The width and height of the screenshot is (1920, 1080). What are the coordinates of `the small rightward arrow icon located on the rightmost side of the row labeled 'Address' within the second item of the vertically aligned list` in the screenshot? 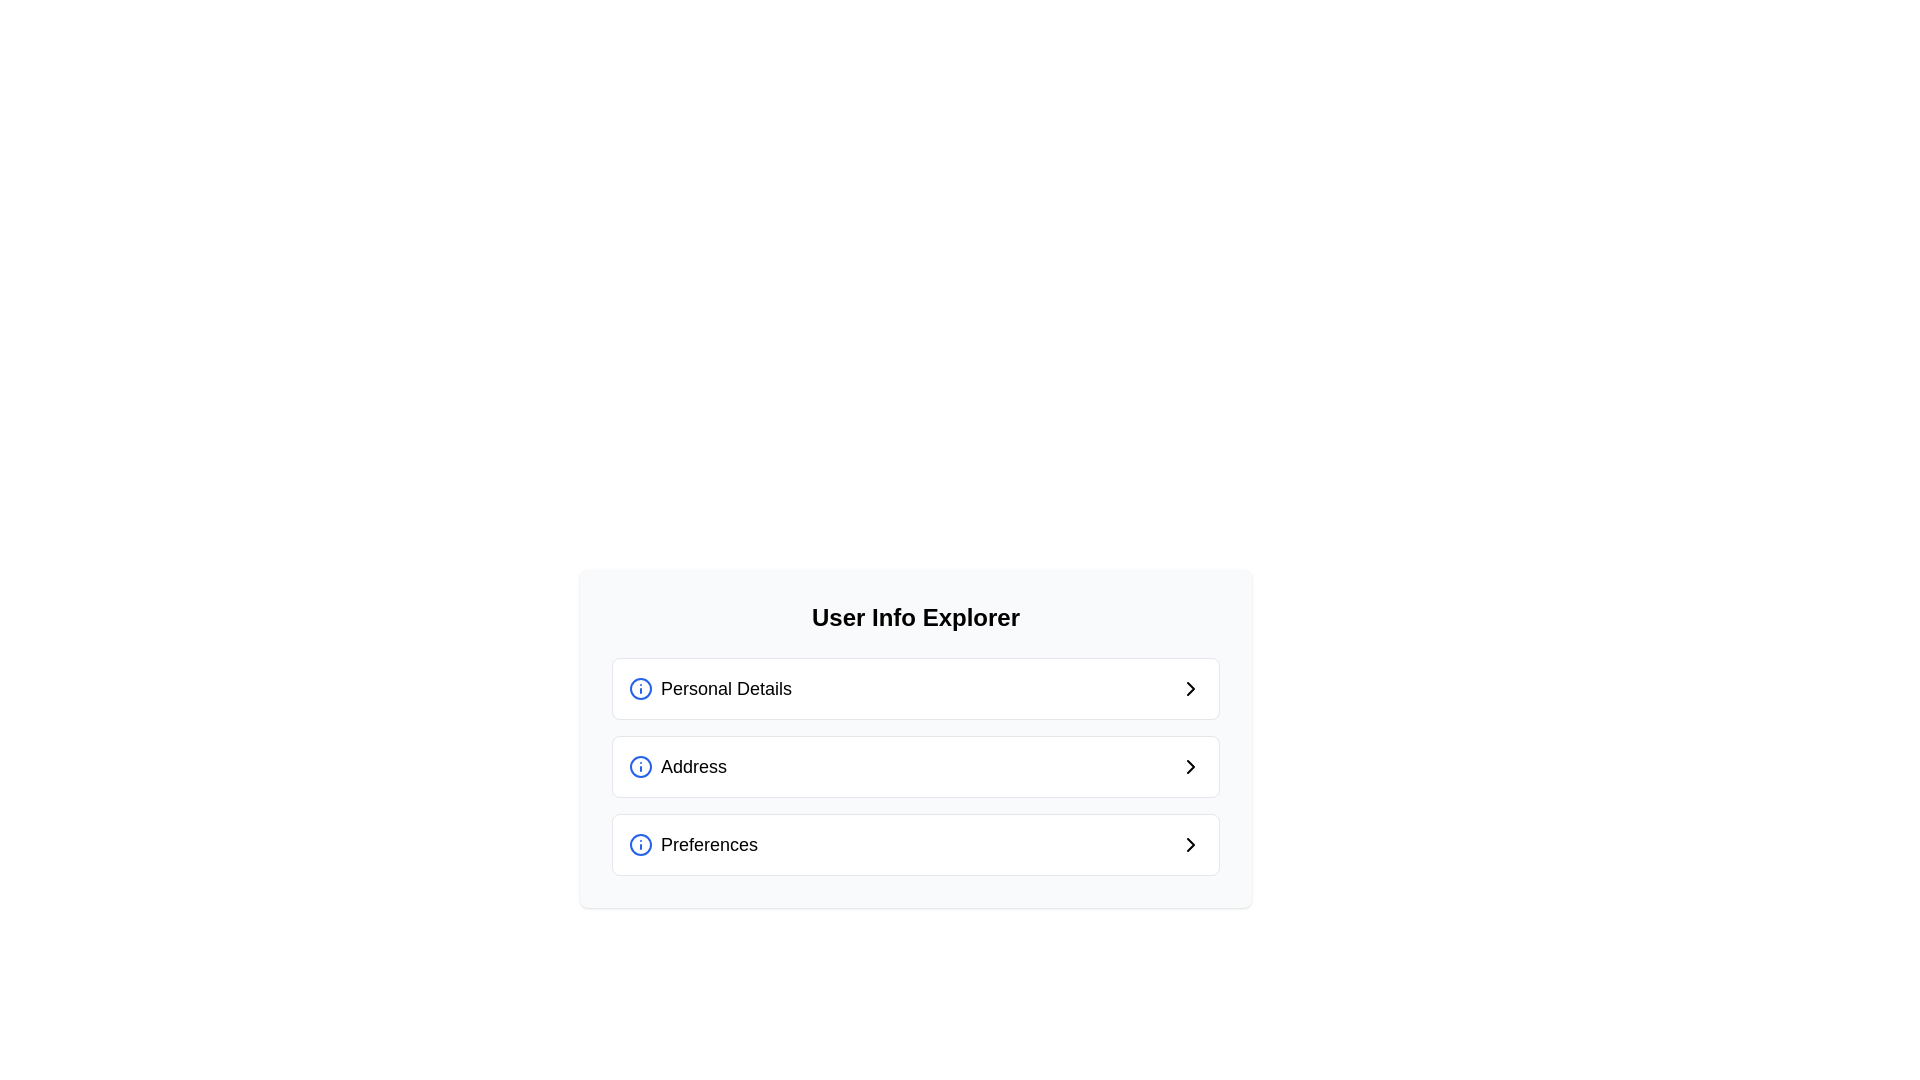 It's located at (1190, 766).